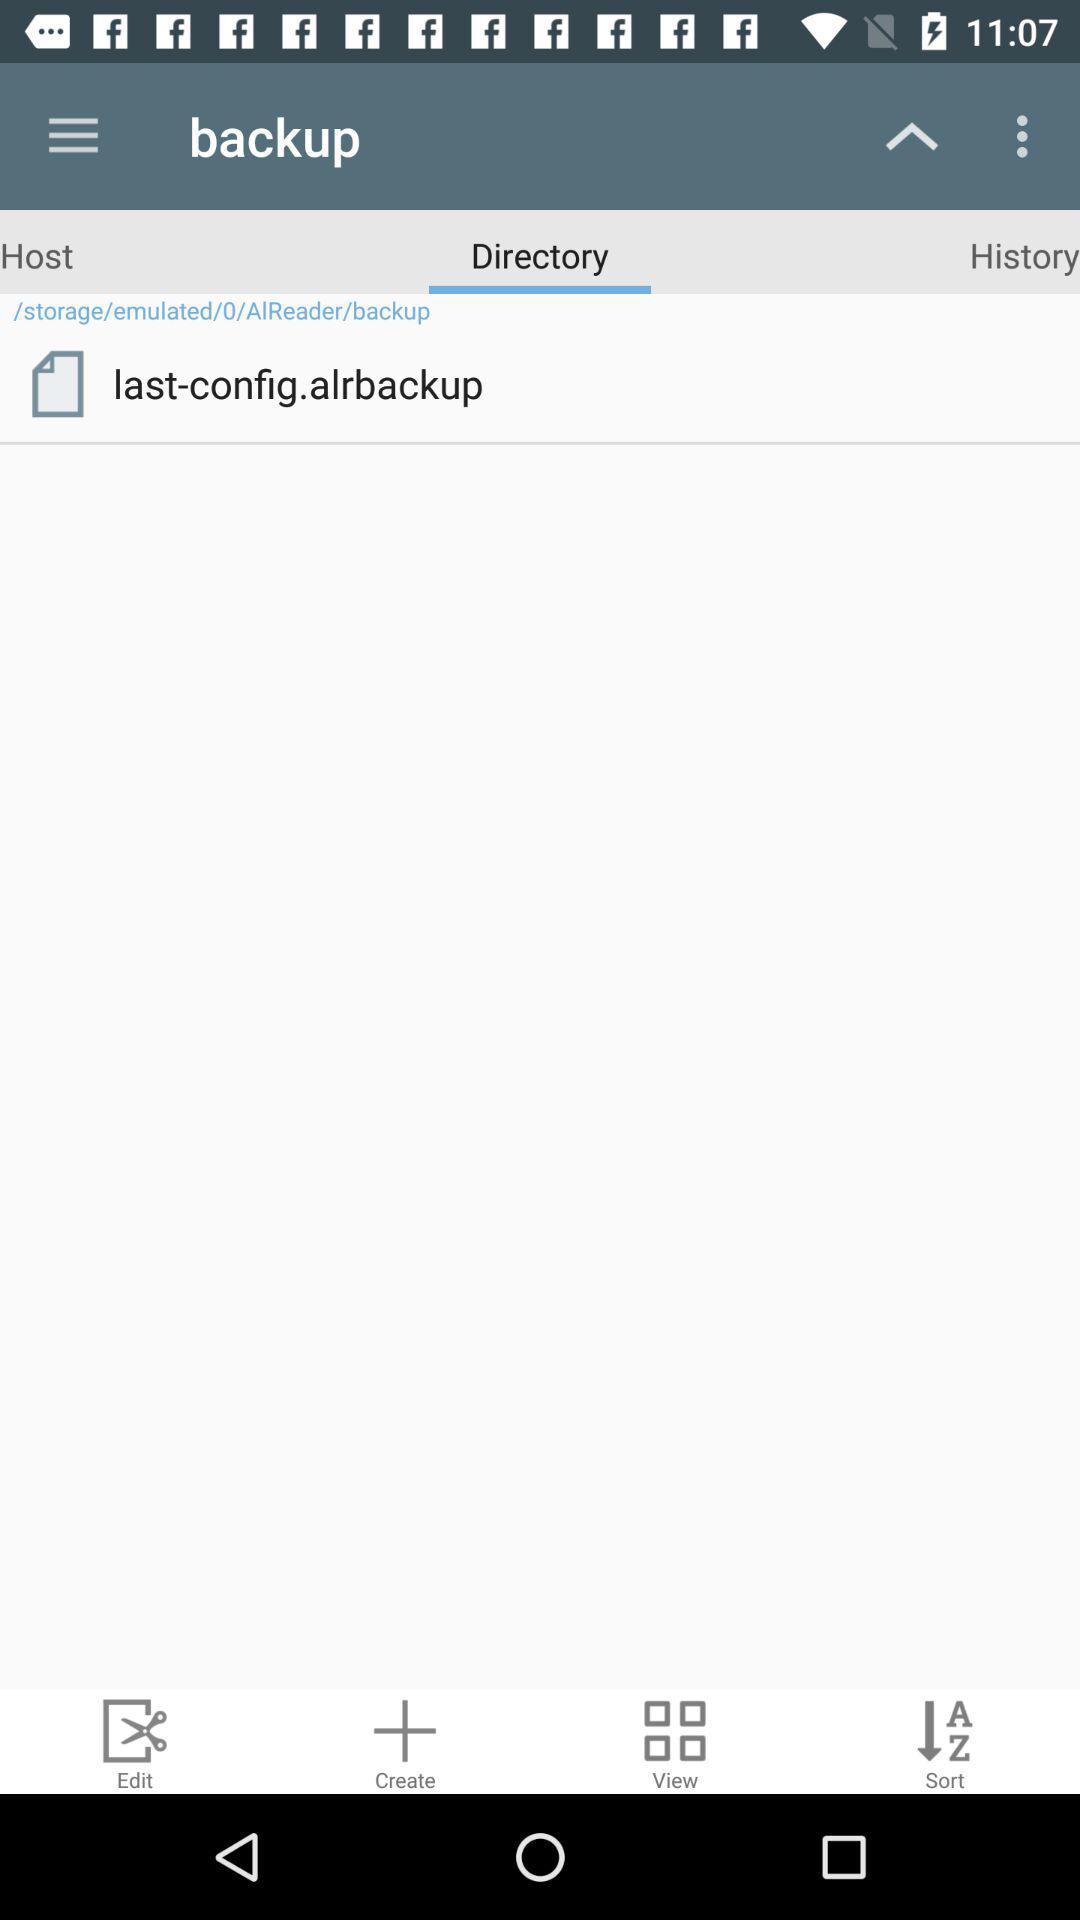  What do you see at coordinates (135, 1740) in the screenshot?
I see `tab to edit` at bounding box center [135, 1740].